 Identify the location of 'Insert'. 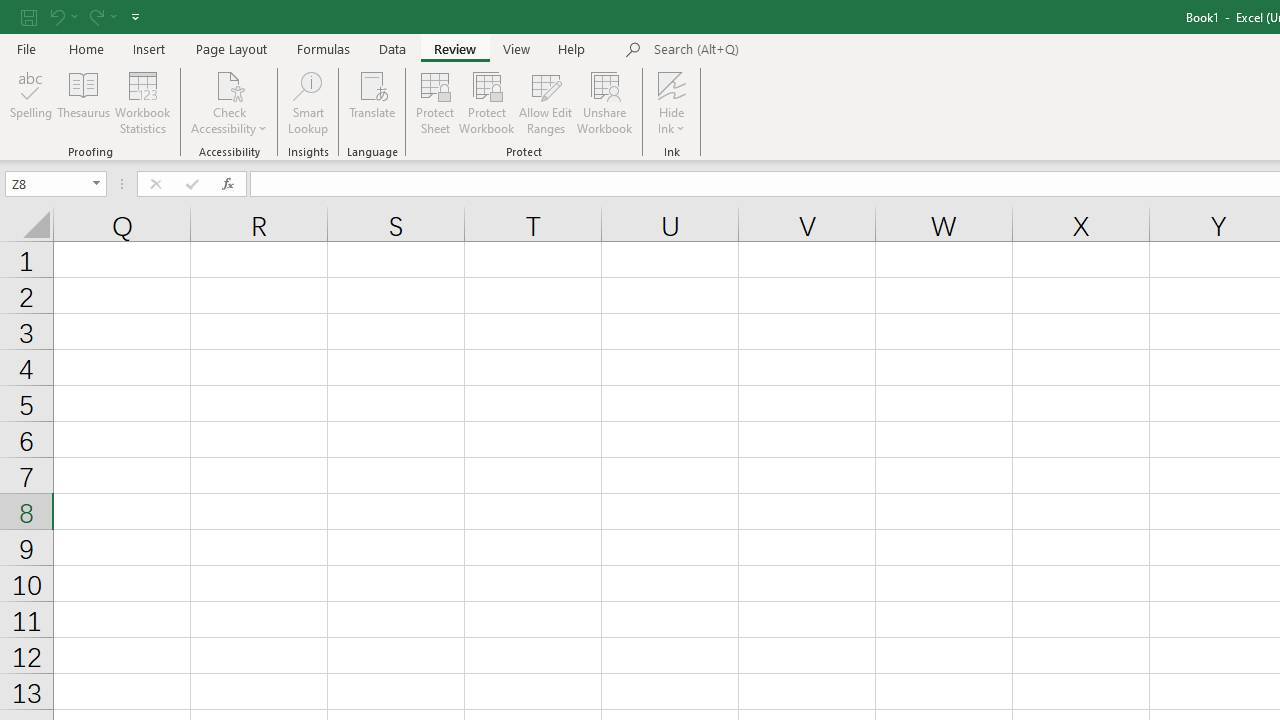
(148, 48).